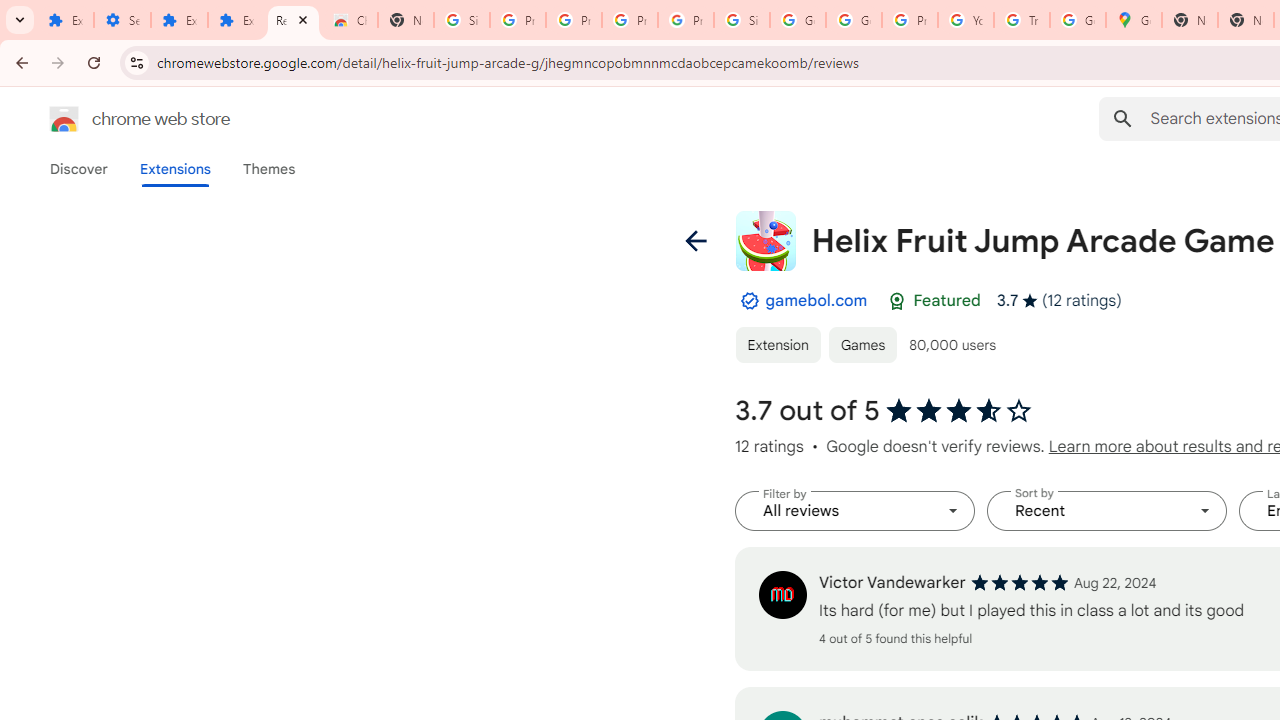 The width and height of the screenshot is (1280, 720). What do you see at coordinates (764, 239) in the screenshot?
I see `'Item logo image for Helix Fruit Jump Arcade Game'` at bounding box center [764, 239].